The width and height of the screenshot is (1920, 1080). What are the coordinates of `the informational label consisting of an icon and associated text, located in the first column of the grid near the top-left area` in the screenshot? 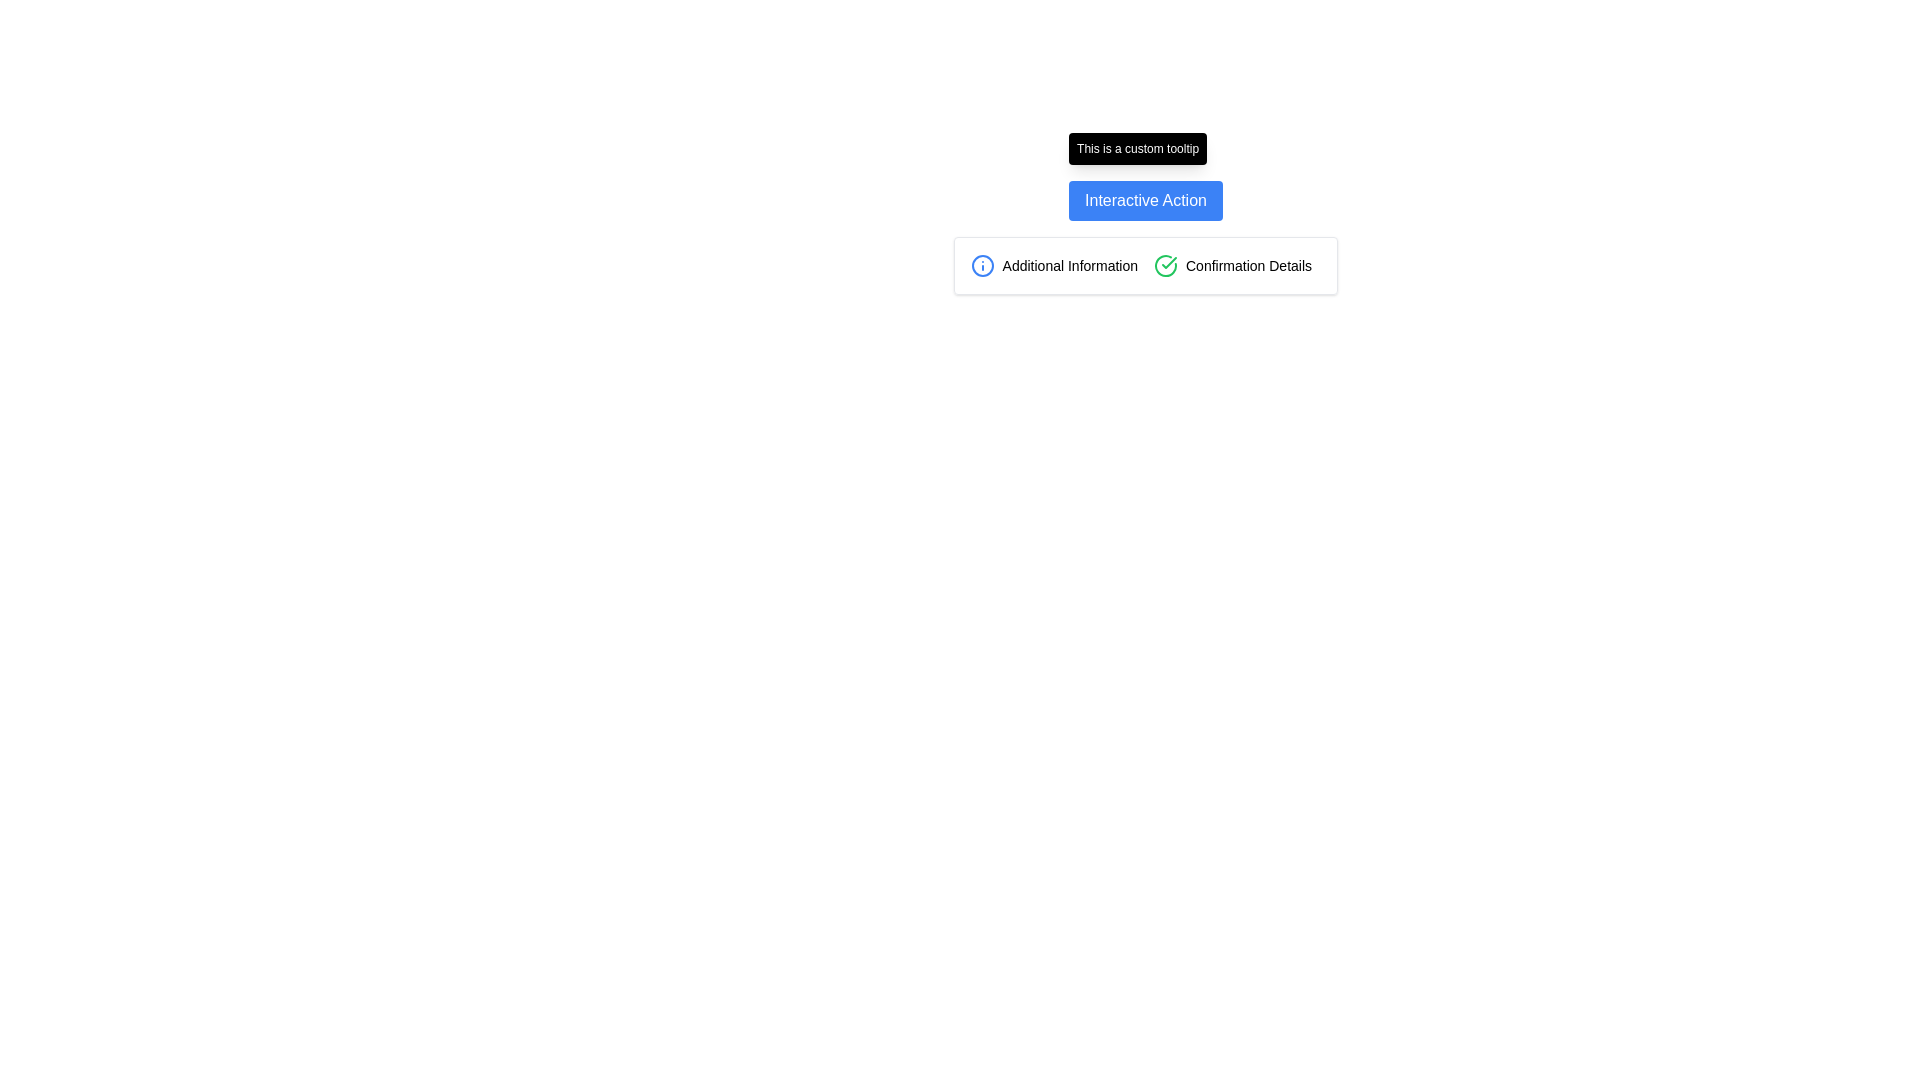 It's located at (1053, 265).